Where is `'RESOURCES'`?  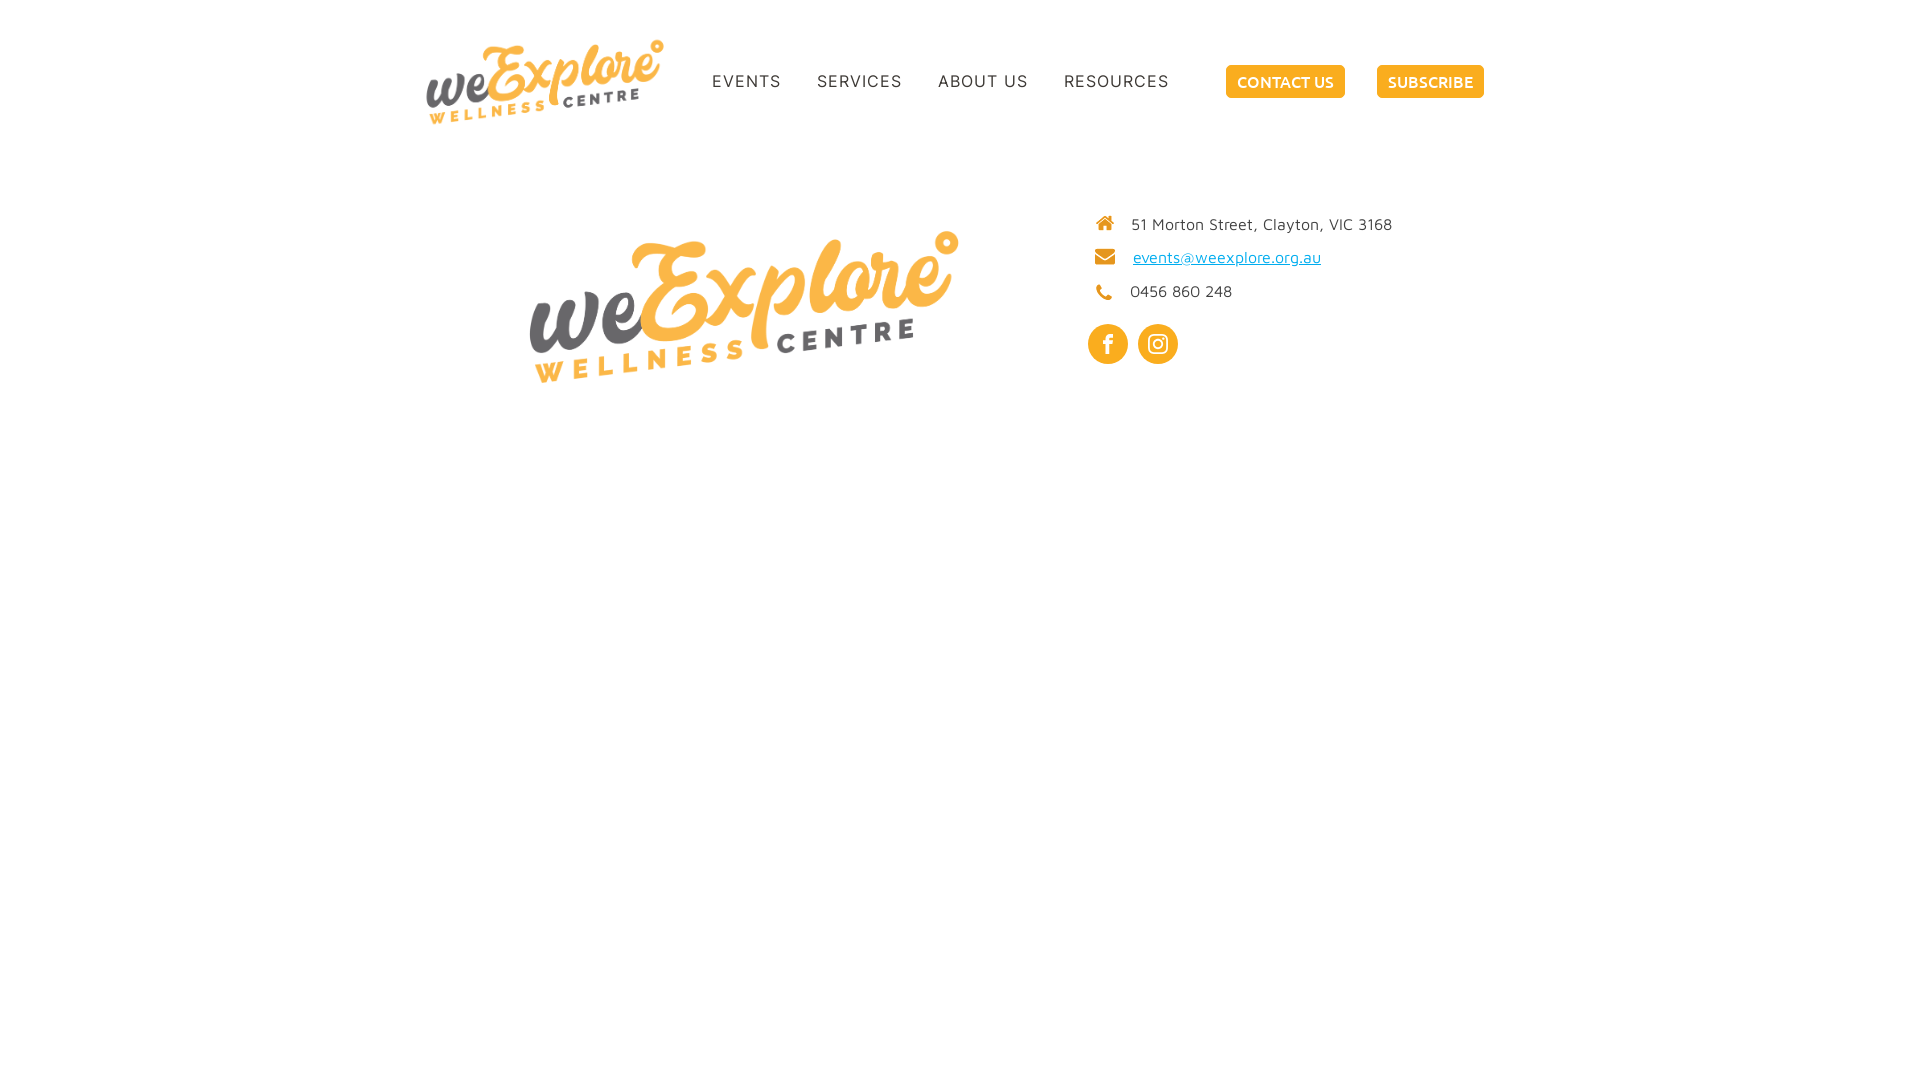 'RESOURCES' is located at coordinates (1115, 80).